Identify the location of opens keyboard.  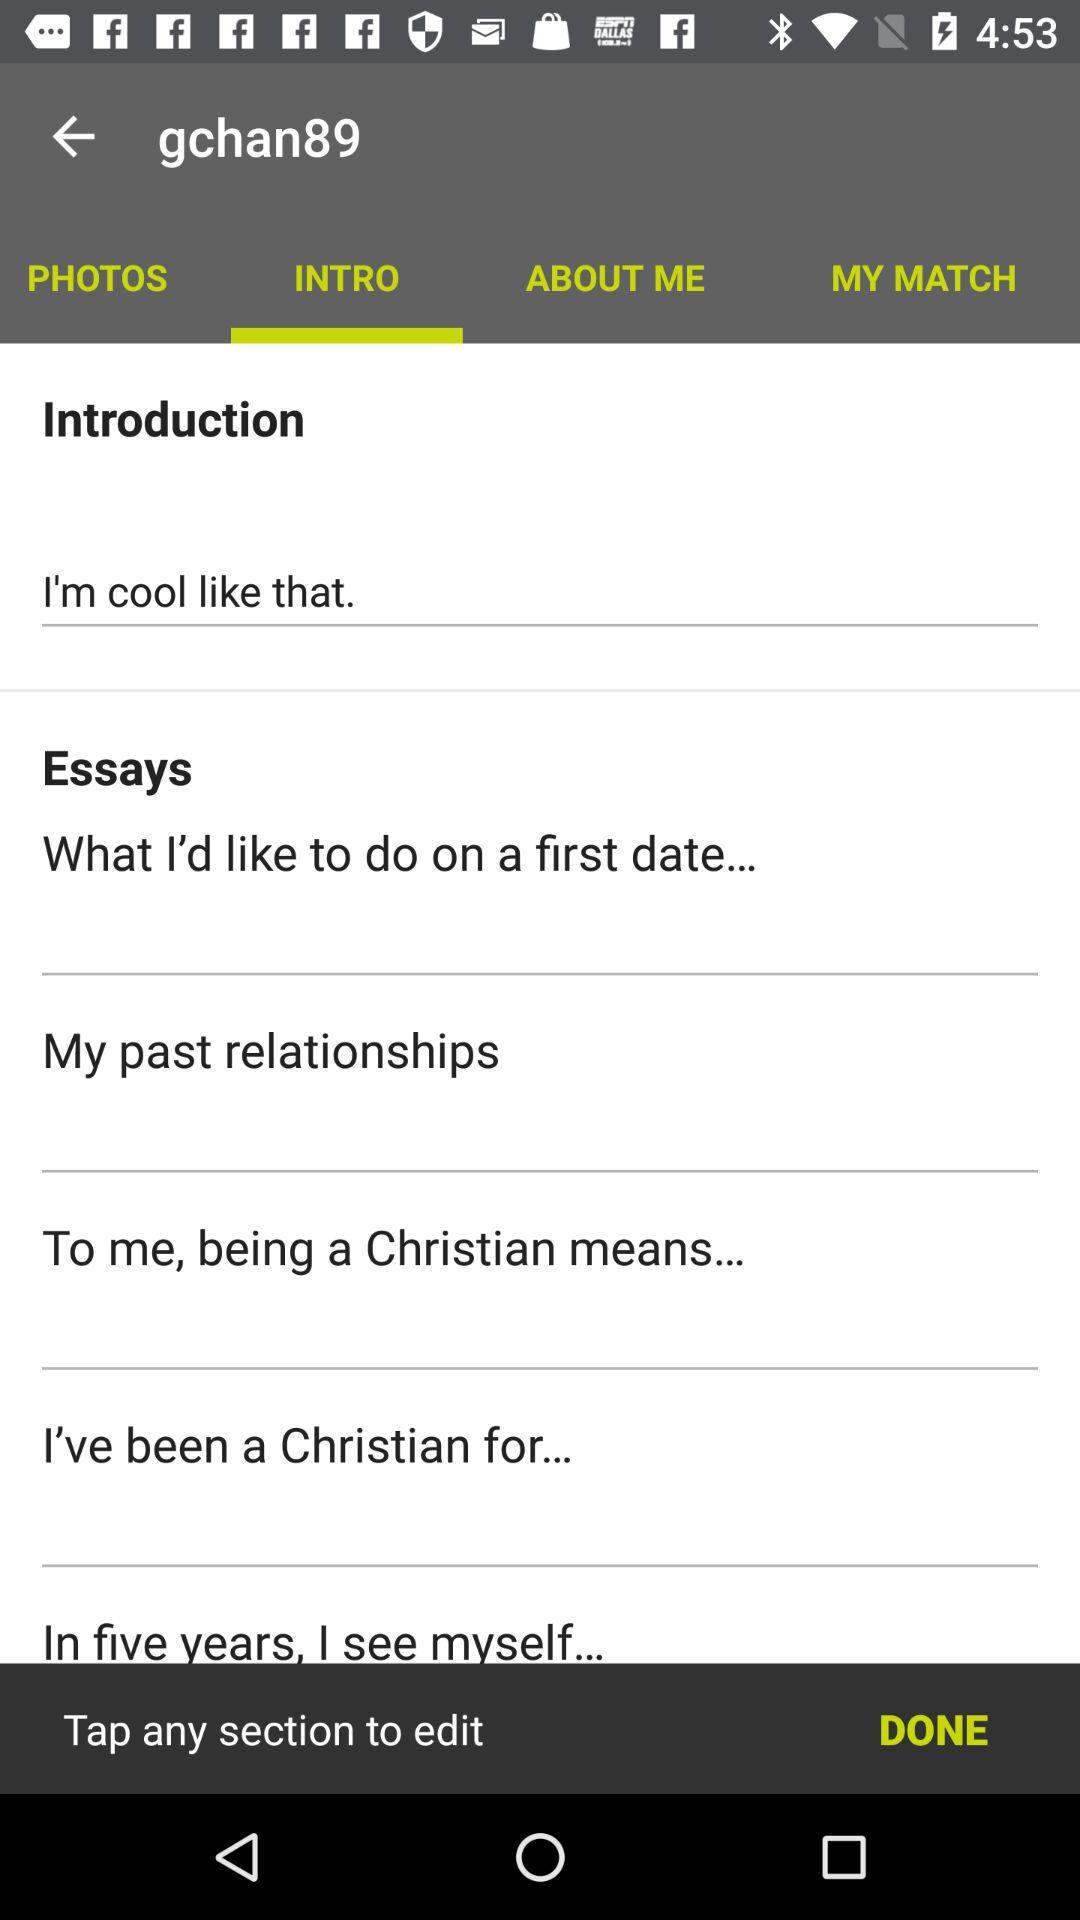
(540, 1334).